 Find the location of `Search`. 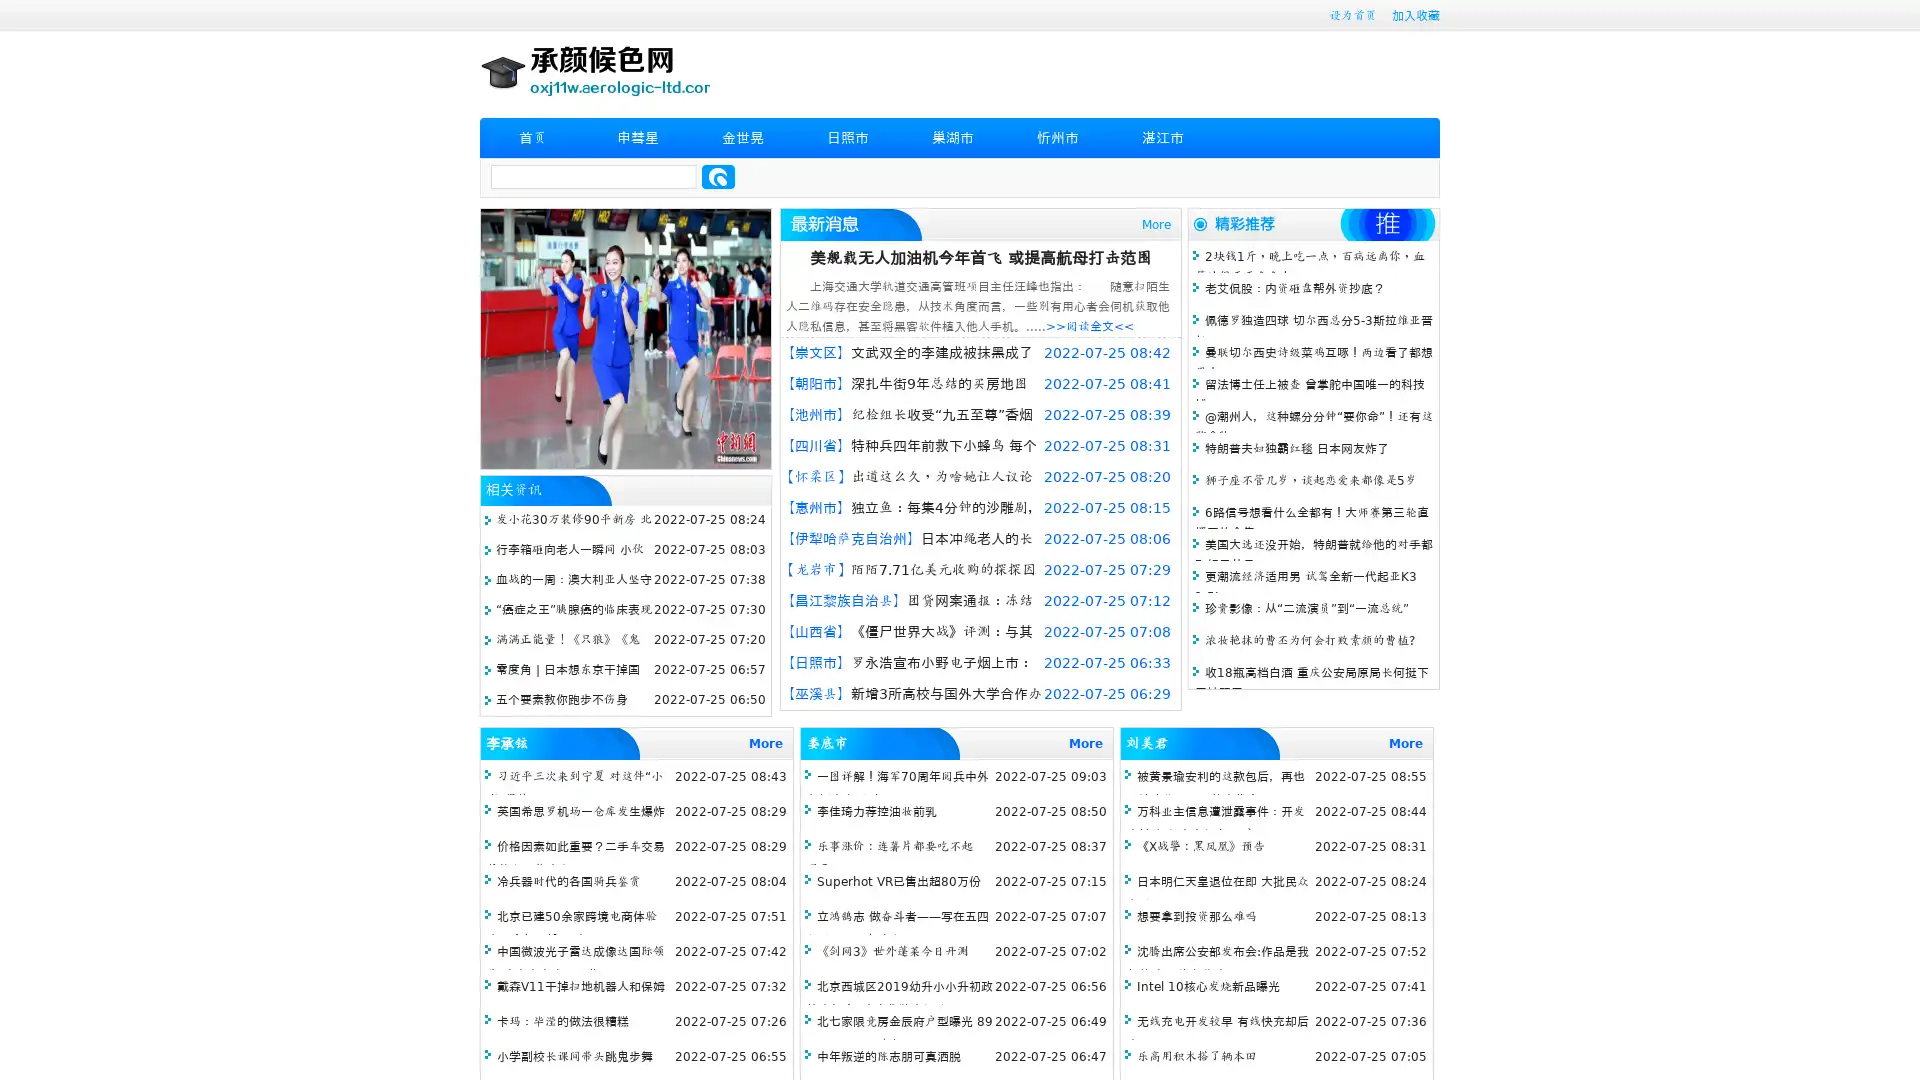

Search is located at coordinates (718, 176).